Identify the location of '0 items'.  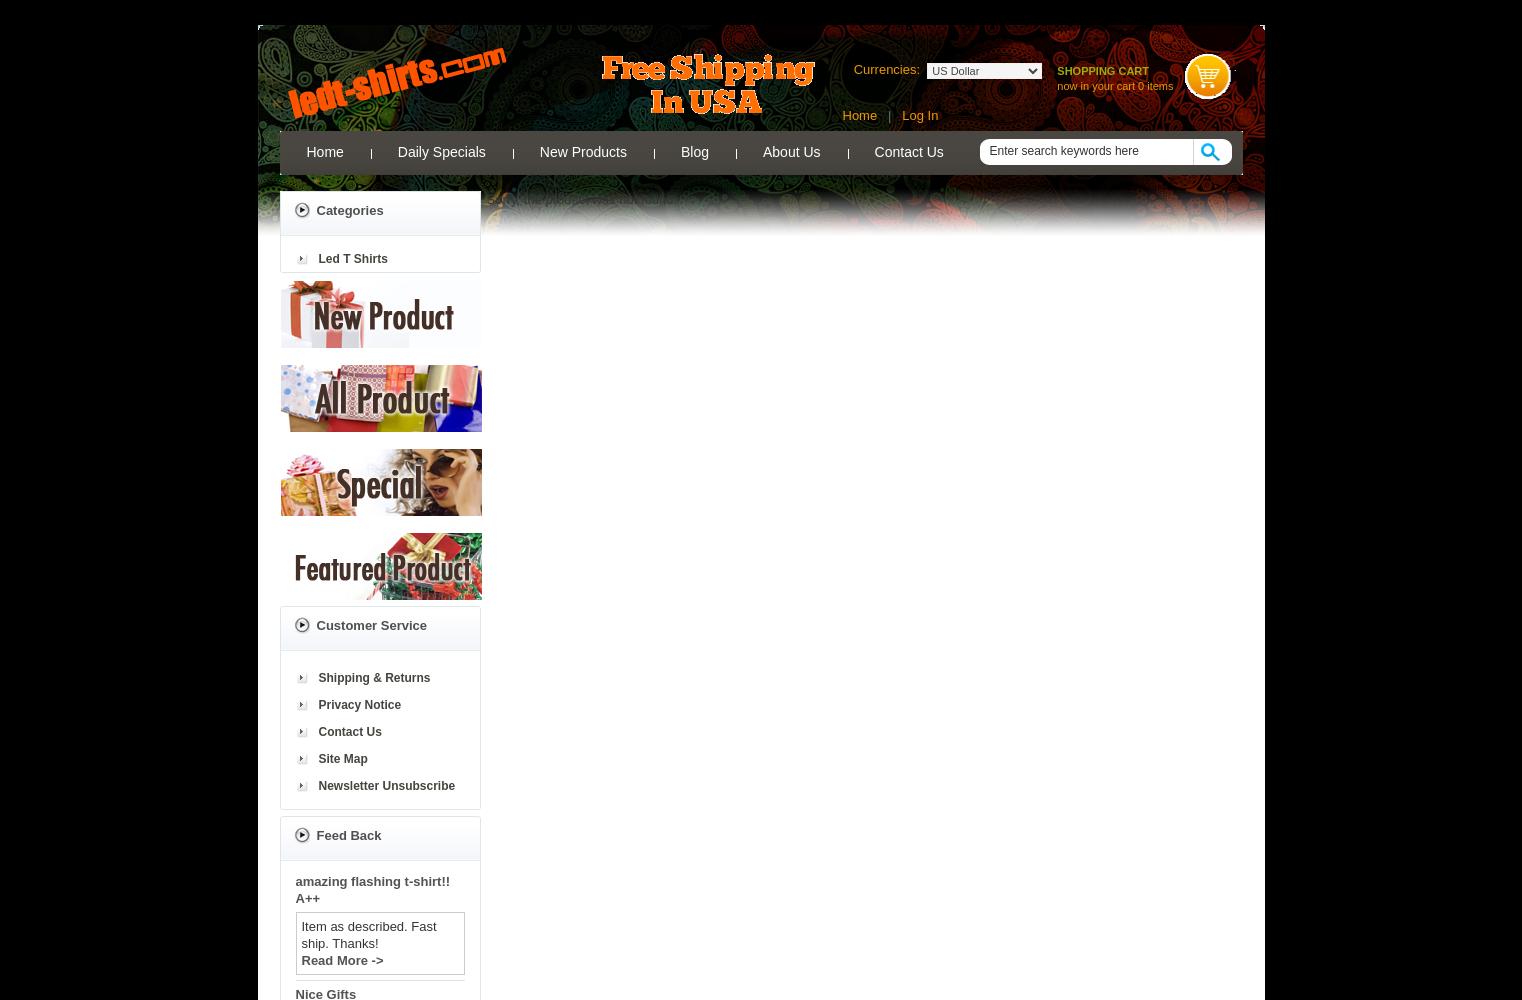
(1155, 85).